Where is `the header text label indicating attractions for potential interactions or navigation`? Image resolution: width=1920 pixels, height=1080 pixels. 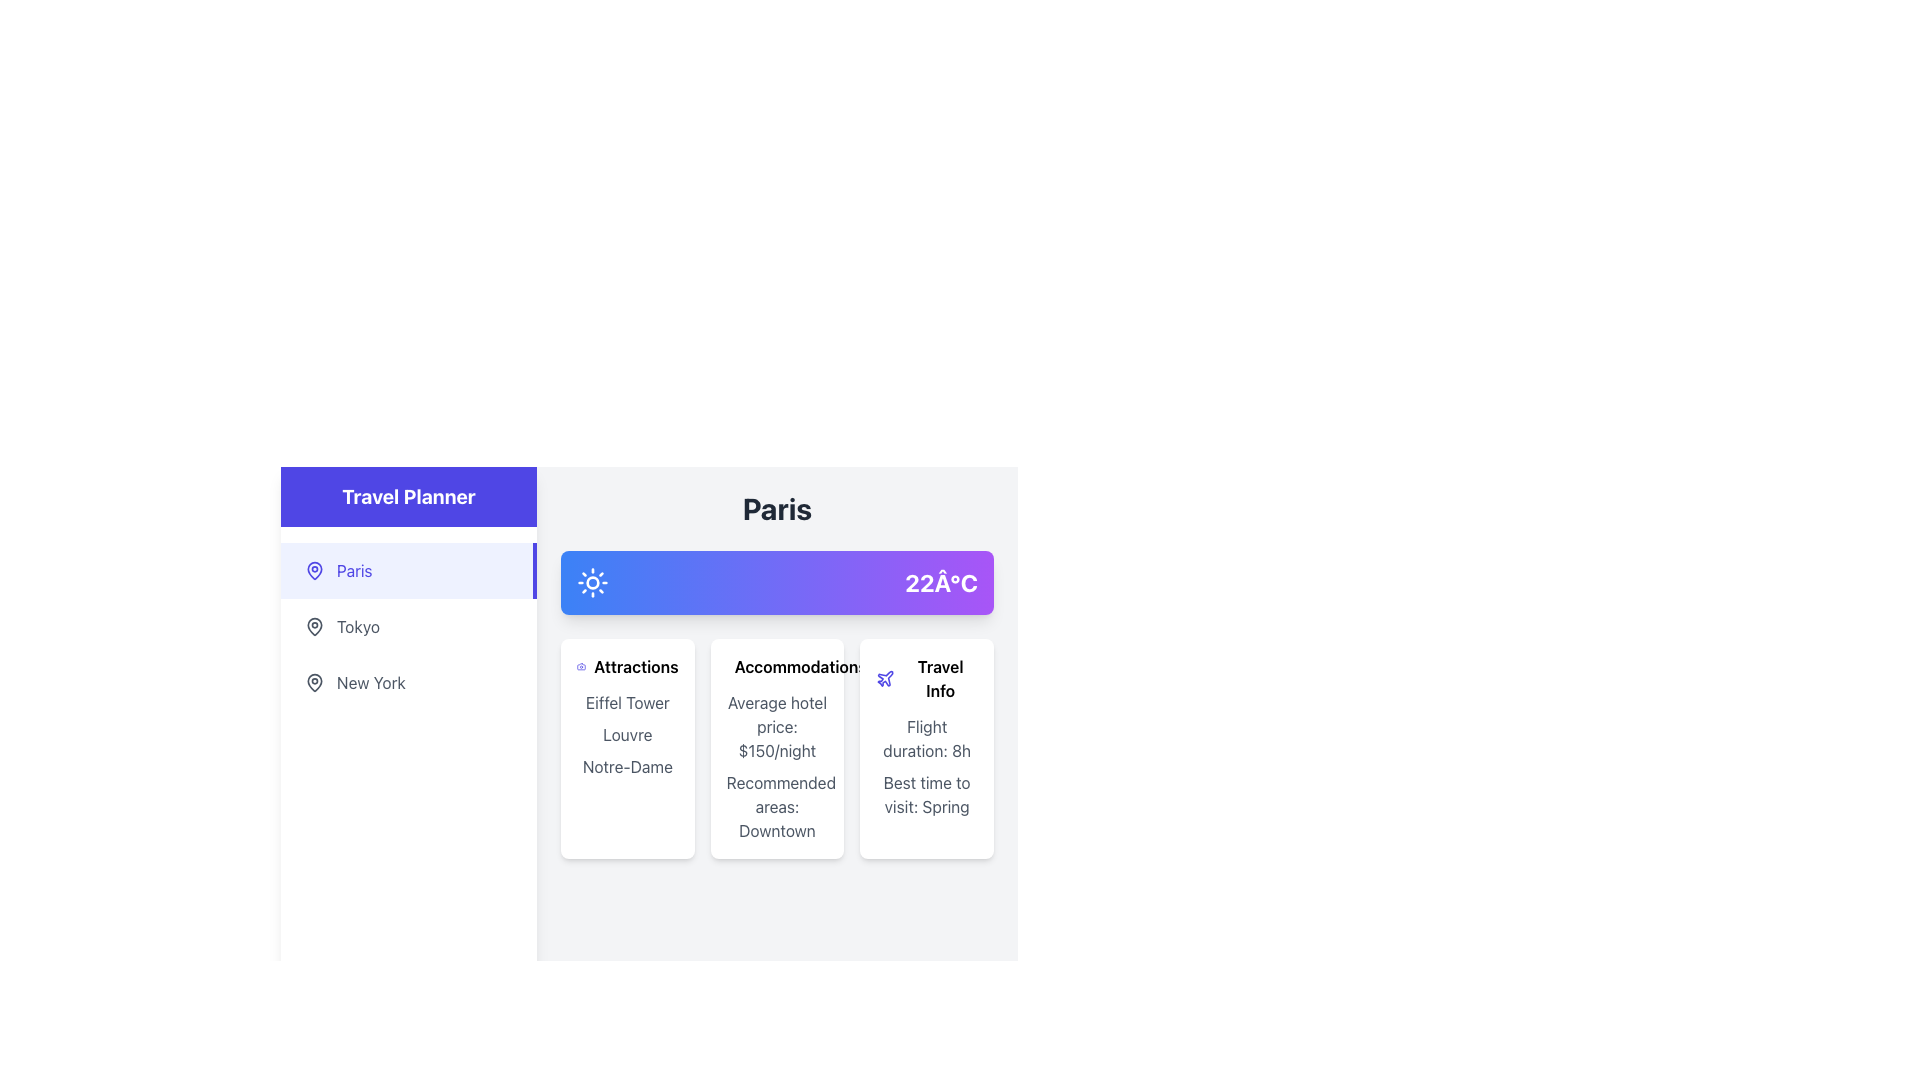 the header text label indicating attractions for potential interactions or navigation is located at coordinates (635, 667).